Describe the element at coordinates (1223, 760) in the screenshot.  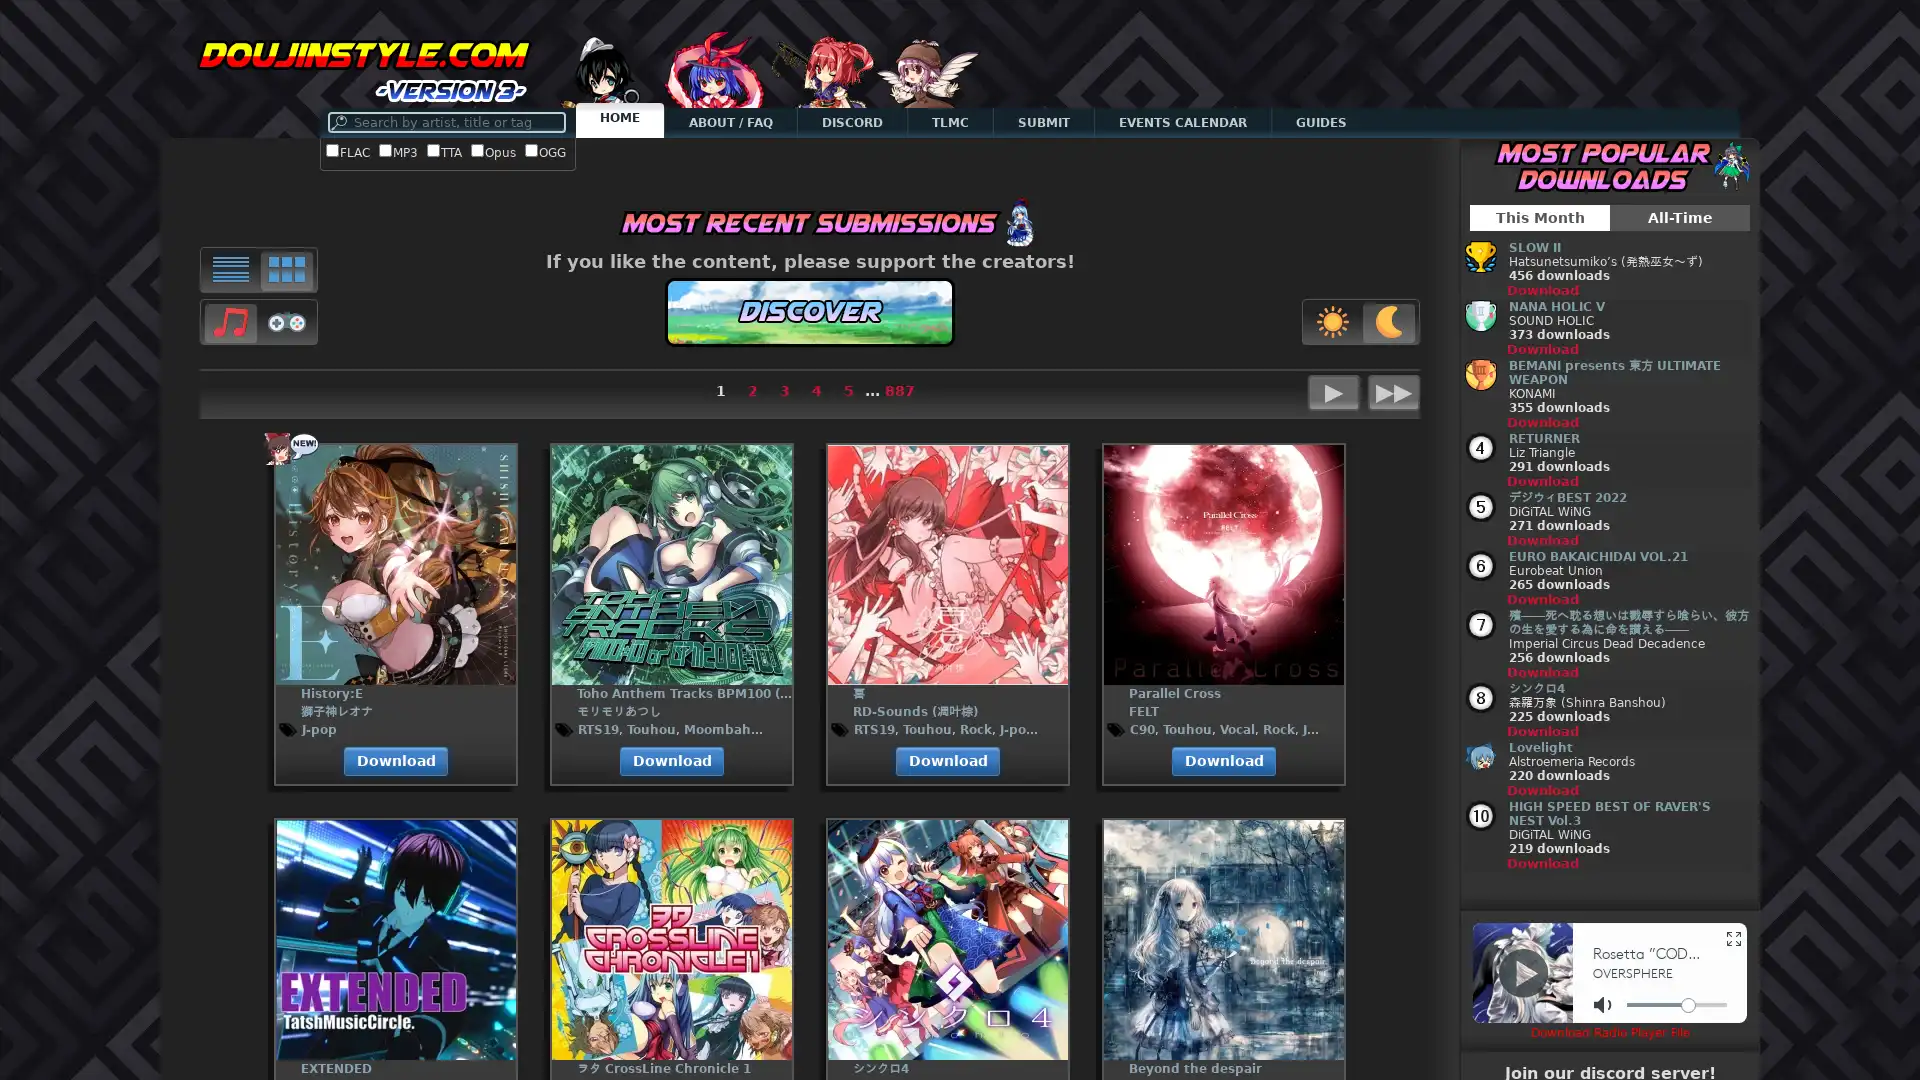
I see `Download` at that location.